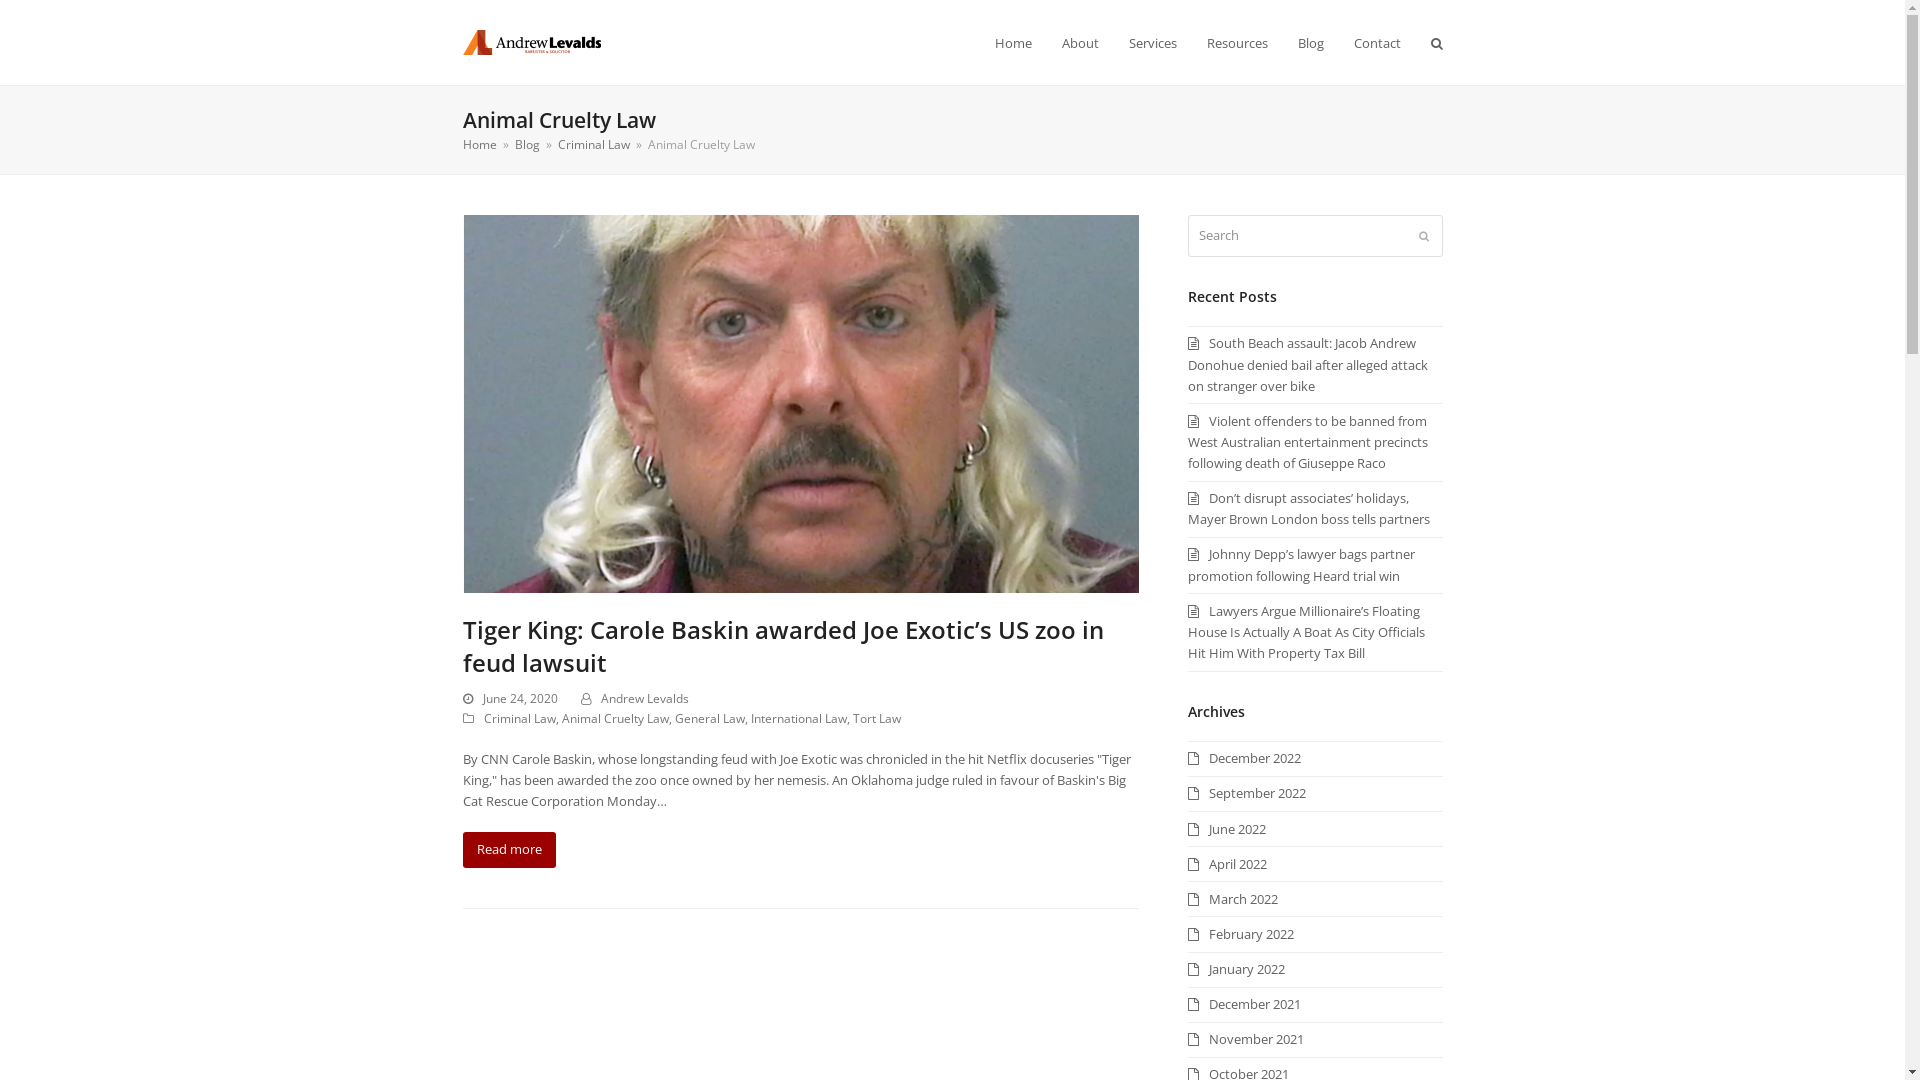  What do you see at coordinates (1375, 42) in the screenshot?
I see `'Contact'` at bounding box center [1375, 42].